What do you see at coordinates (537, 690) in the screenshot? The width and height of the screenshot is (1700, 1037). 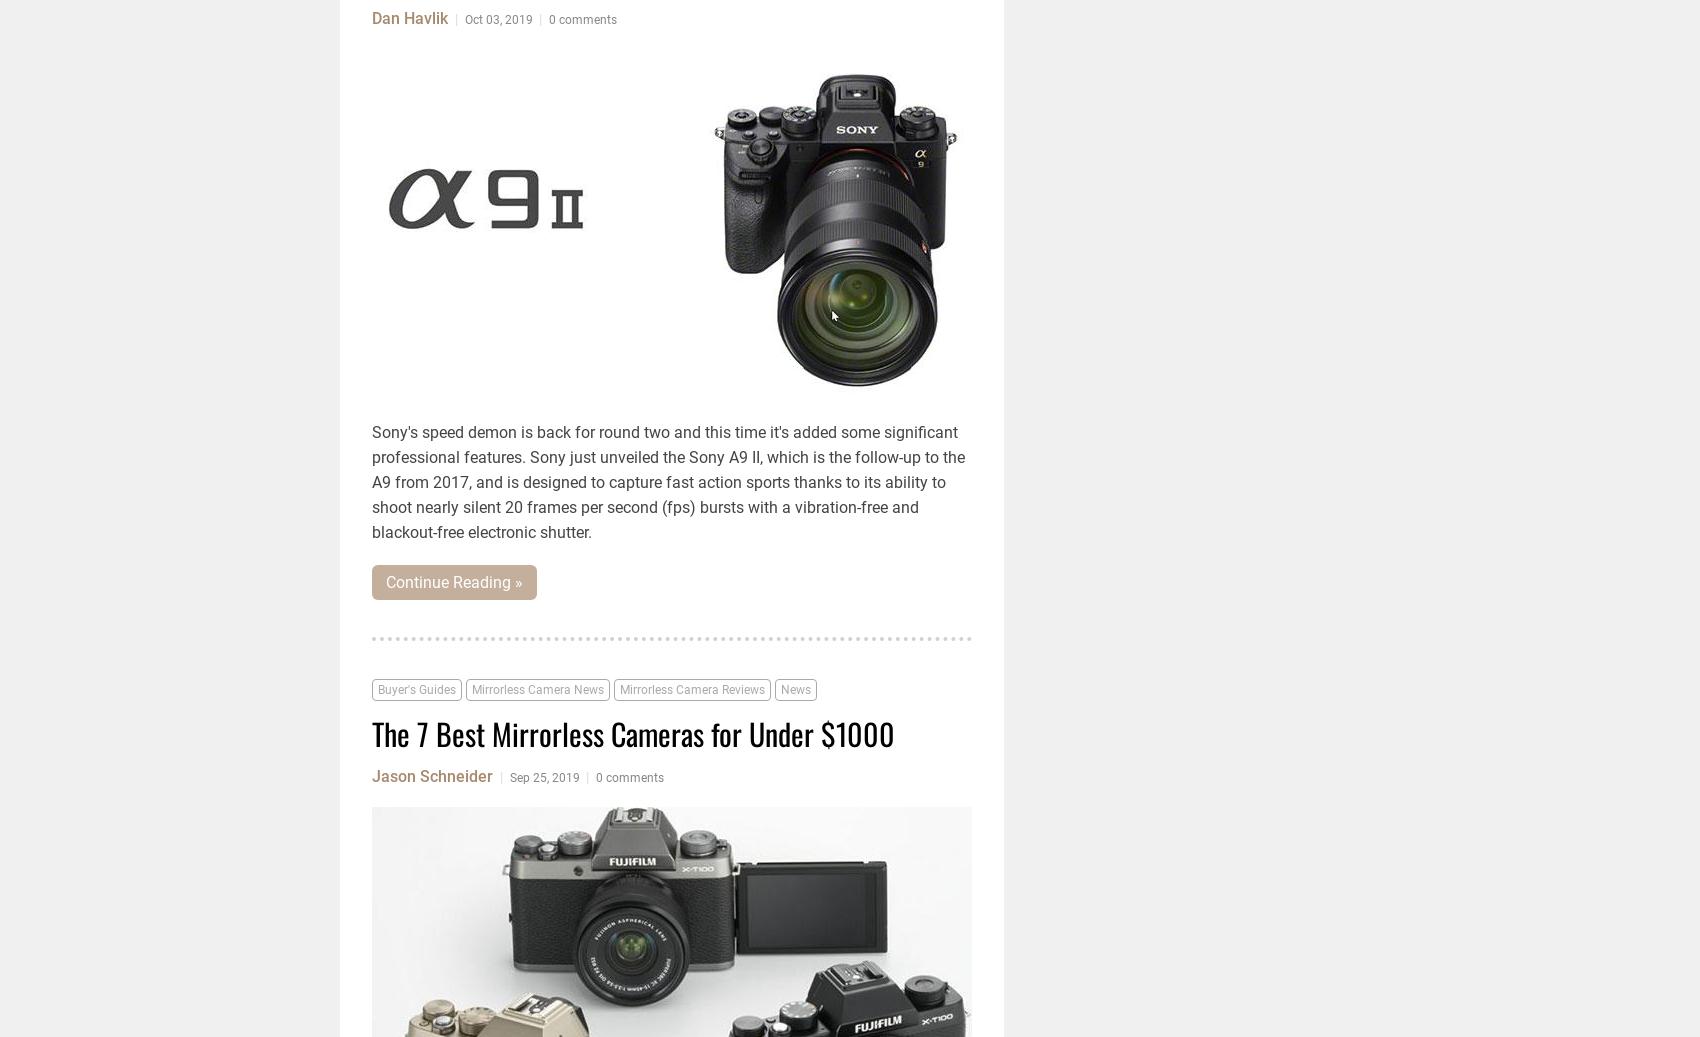 I see `'Mirrorless Camera News'` at bounding box center [537, 690].